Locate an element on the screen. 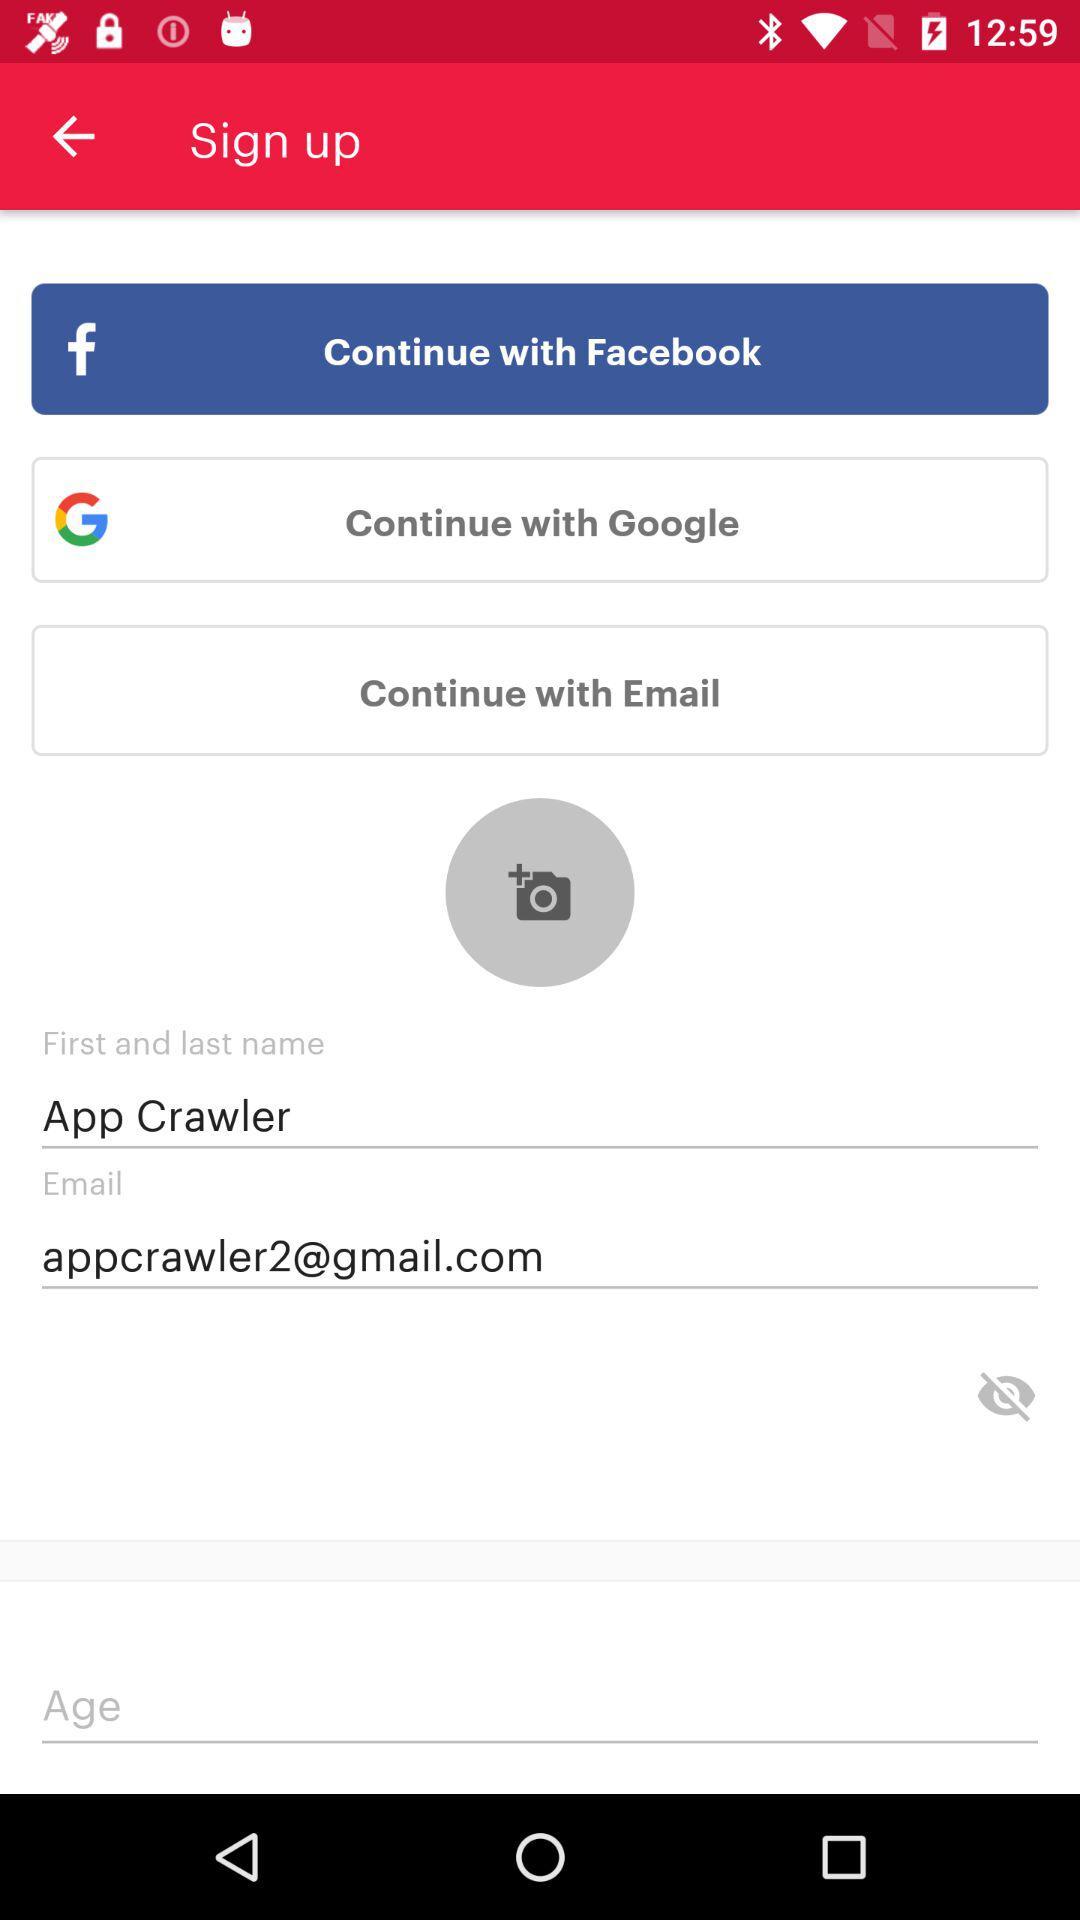 Image resolution: width=1080 pixels, height=1920 pixels. field of view is located at coordinates (1006, 1395).